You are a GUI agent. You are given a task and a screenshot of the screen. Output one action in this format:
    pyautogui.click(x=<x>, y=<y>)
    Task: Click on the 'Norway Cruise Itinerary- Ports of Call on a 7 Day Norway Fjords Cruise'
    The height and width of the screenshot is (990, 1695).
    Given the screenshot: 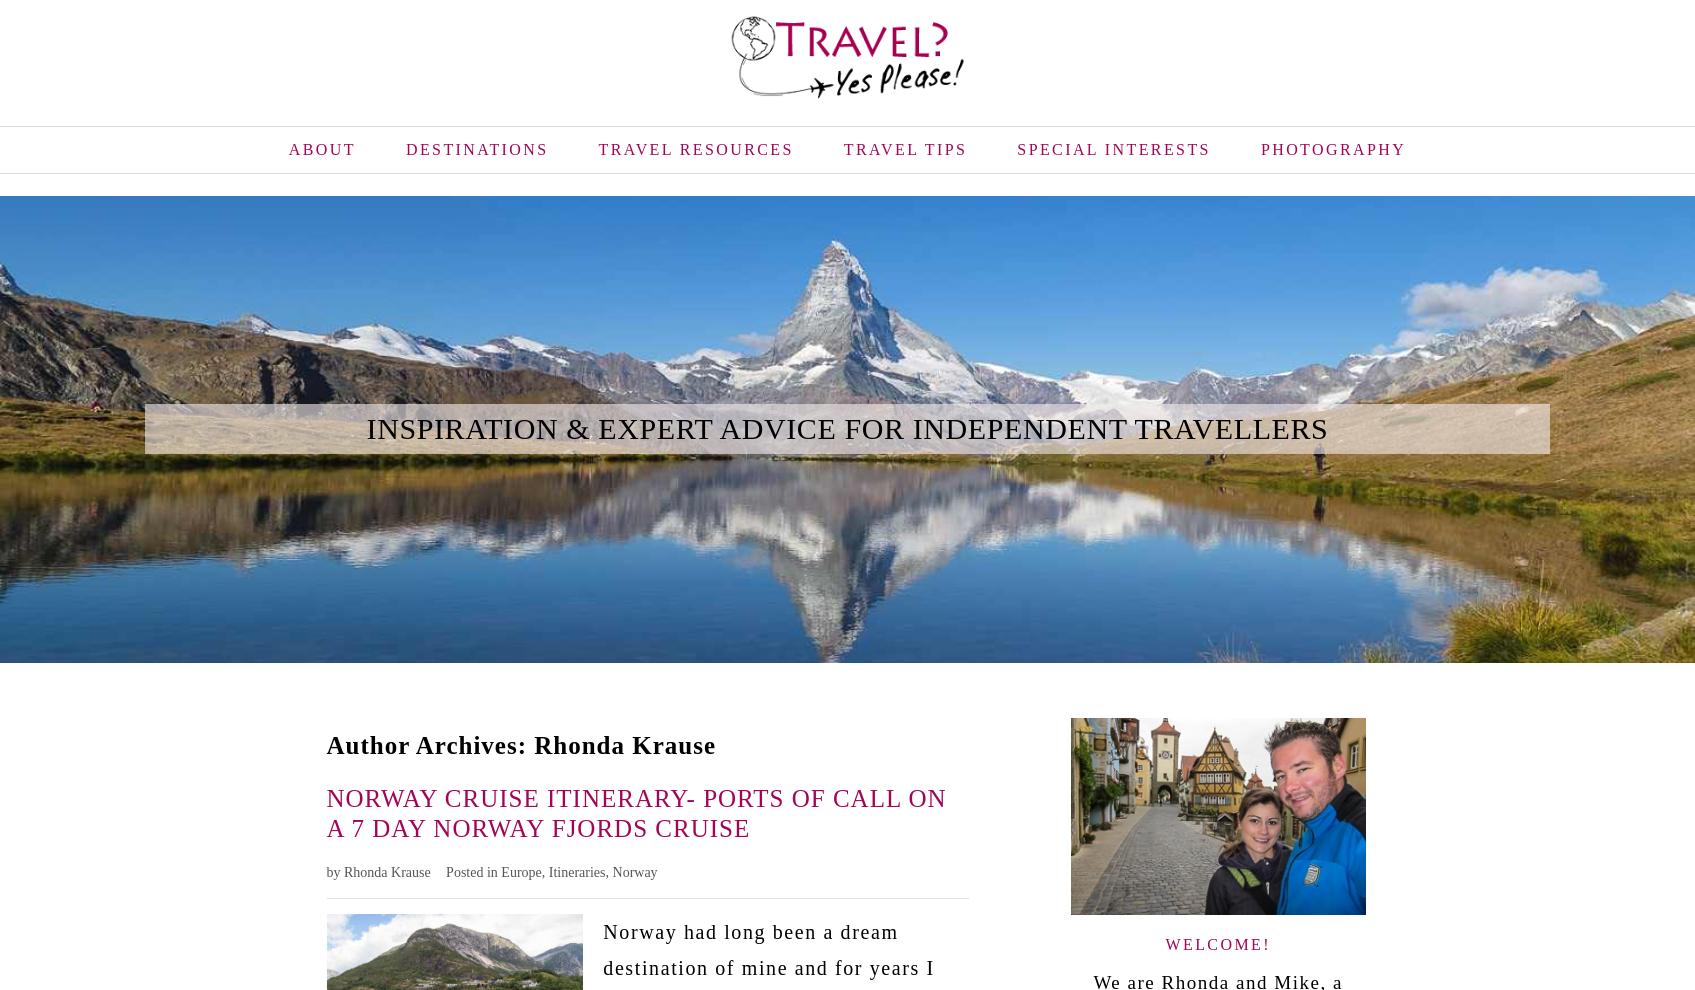 What is the action you would take?
    pyautogui.click(x=634, y=811)
    